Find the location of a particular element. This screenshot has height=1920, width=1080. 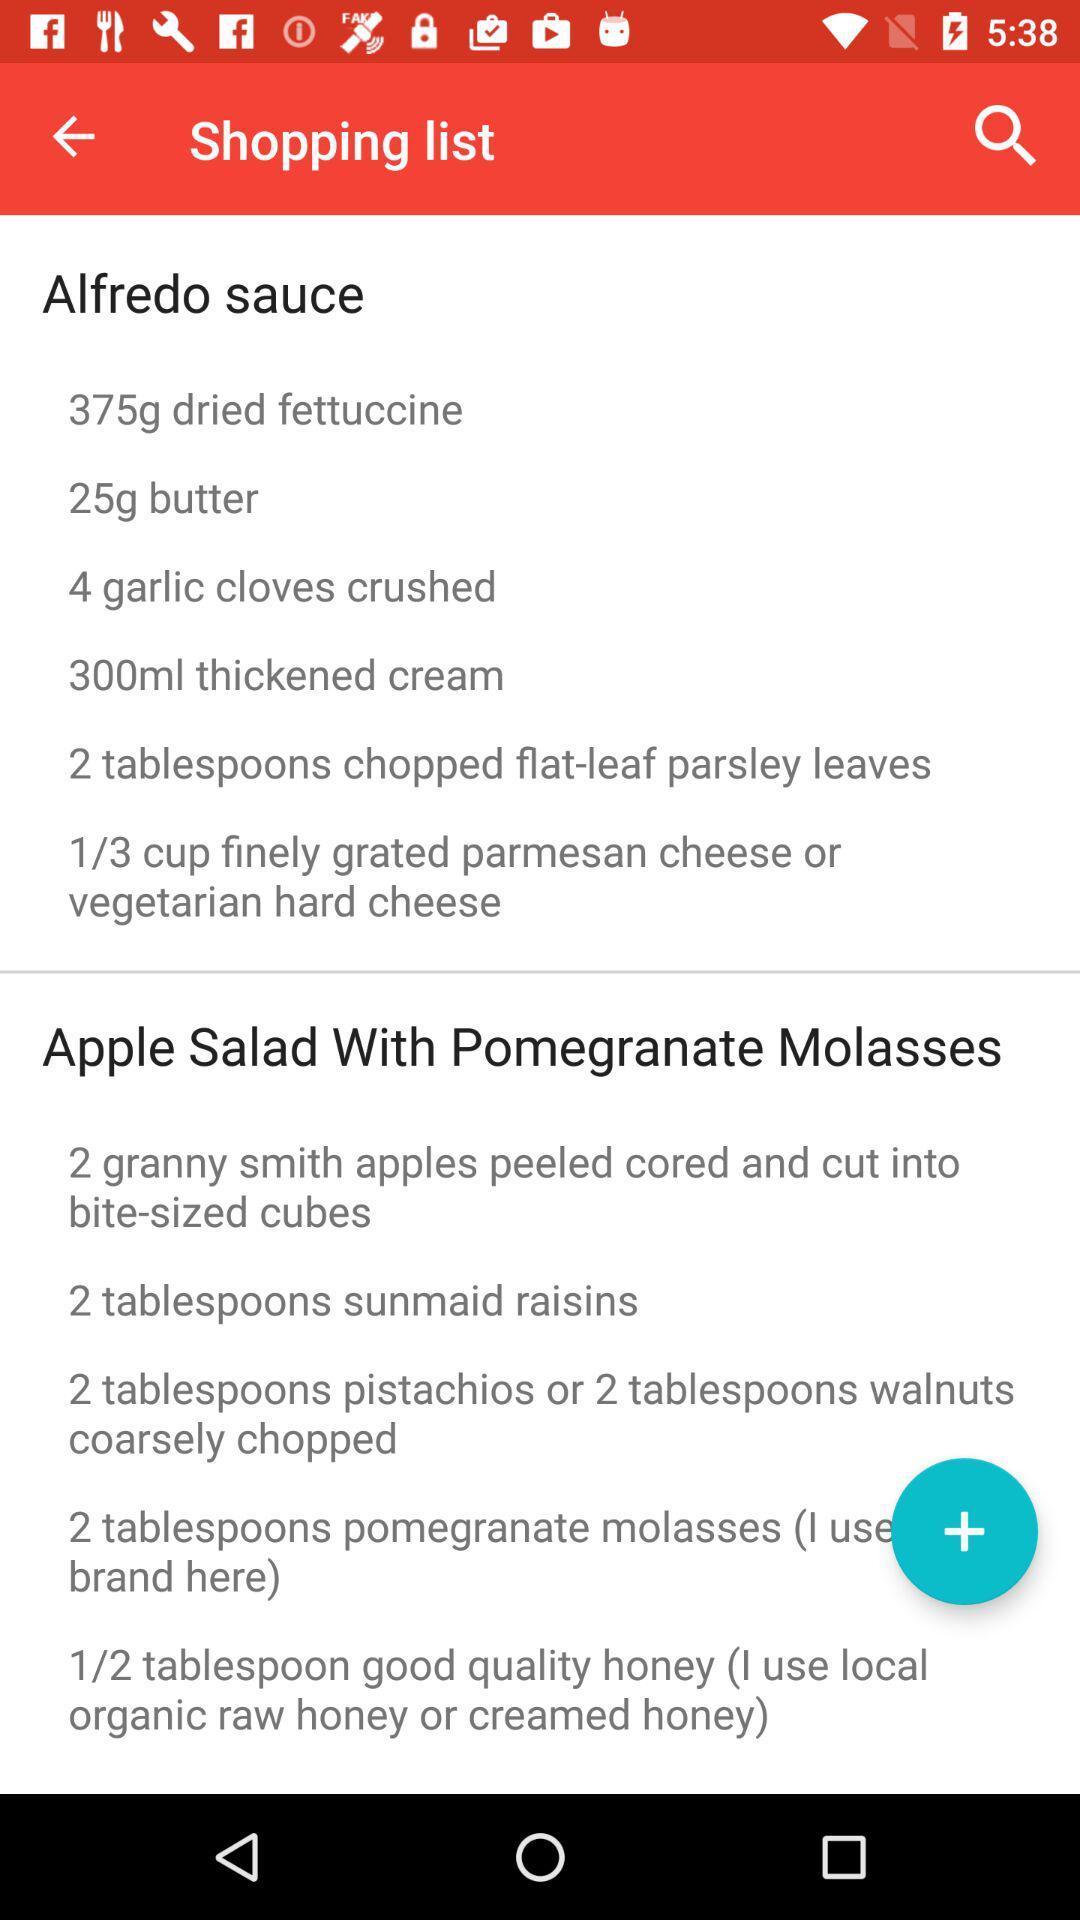

the  button is located at coordinates (963, 1530).